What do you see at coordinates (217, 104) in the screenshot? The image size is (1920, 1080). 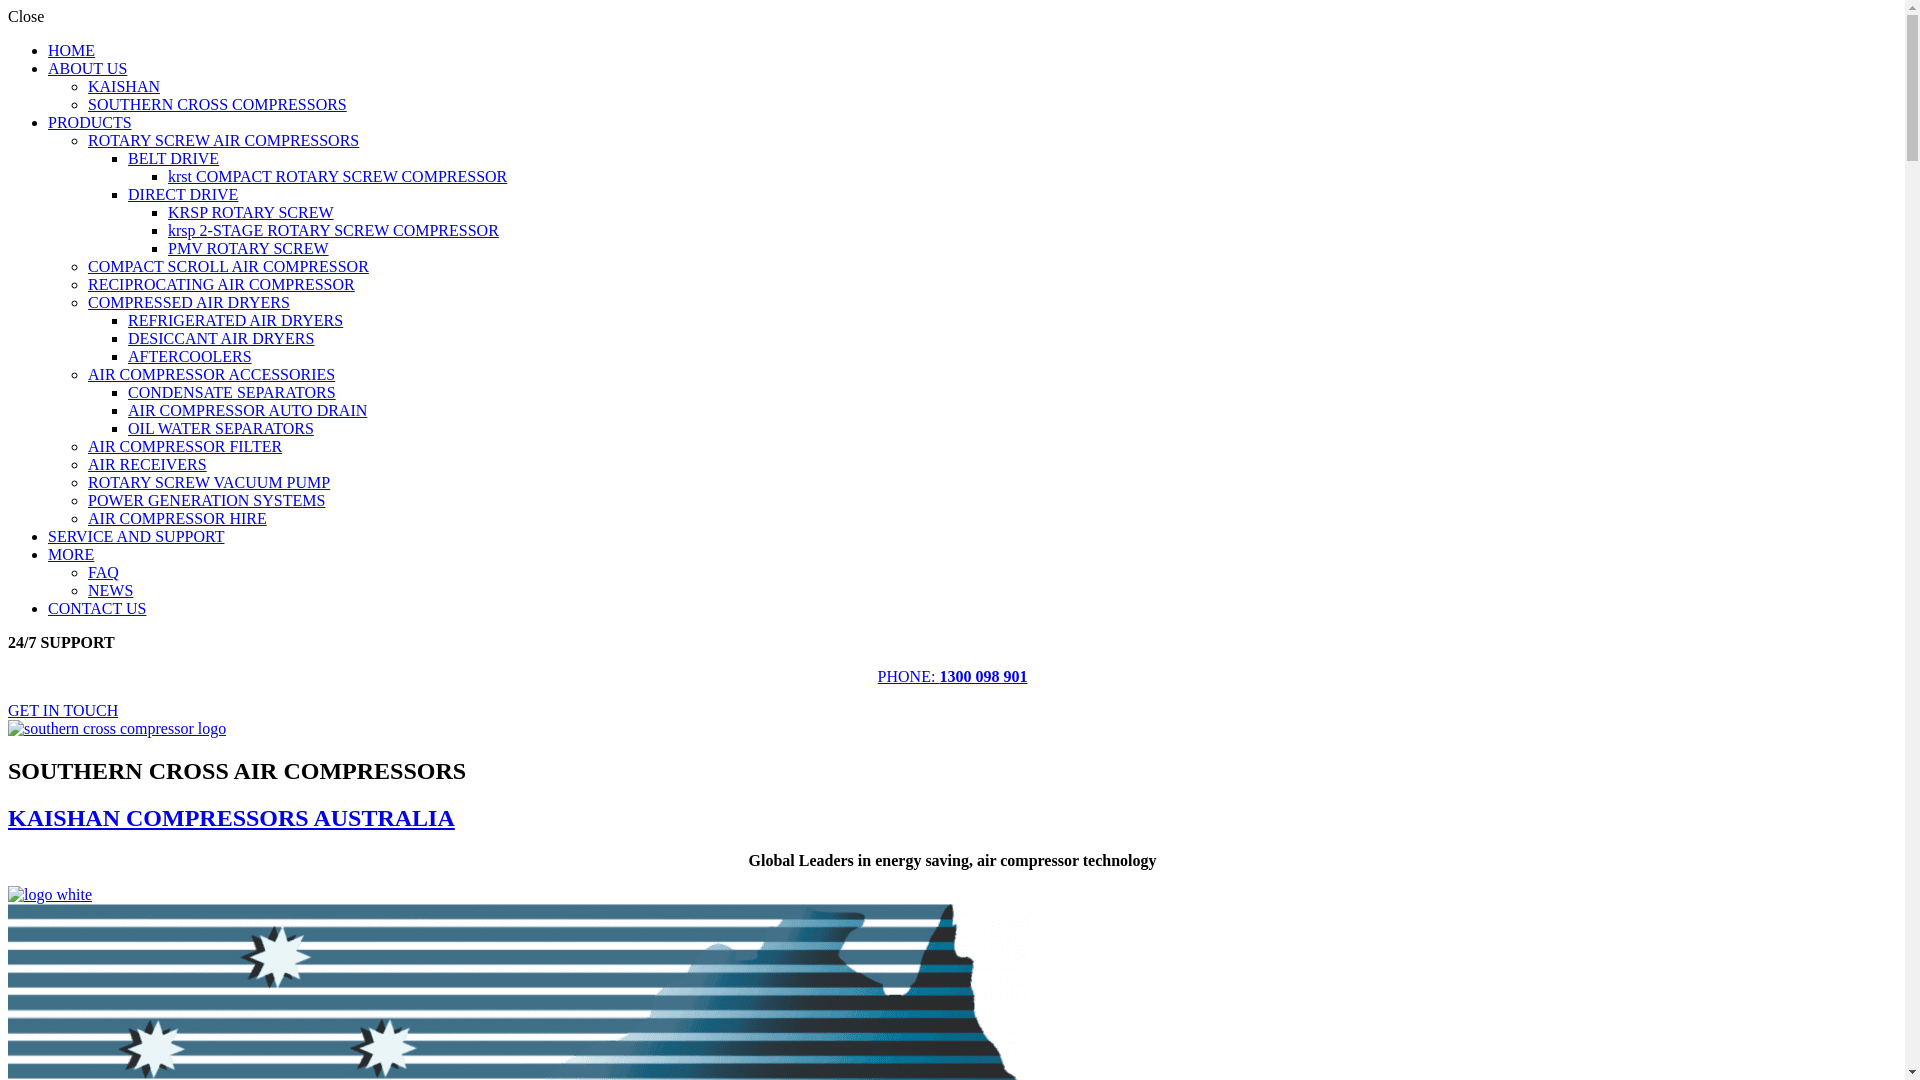 I see `'SOUTHERN CROSS COMPRESSORS'` at bounding box center [217, 104].